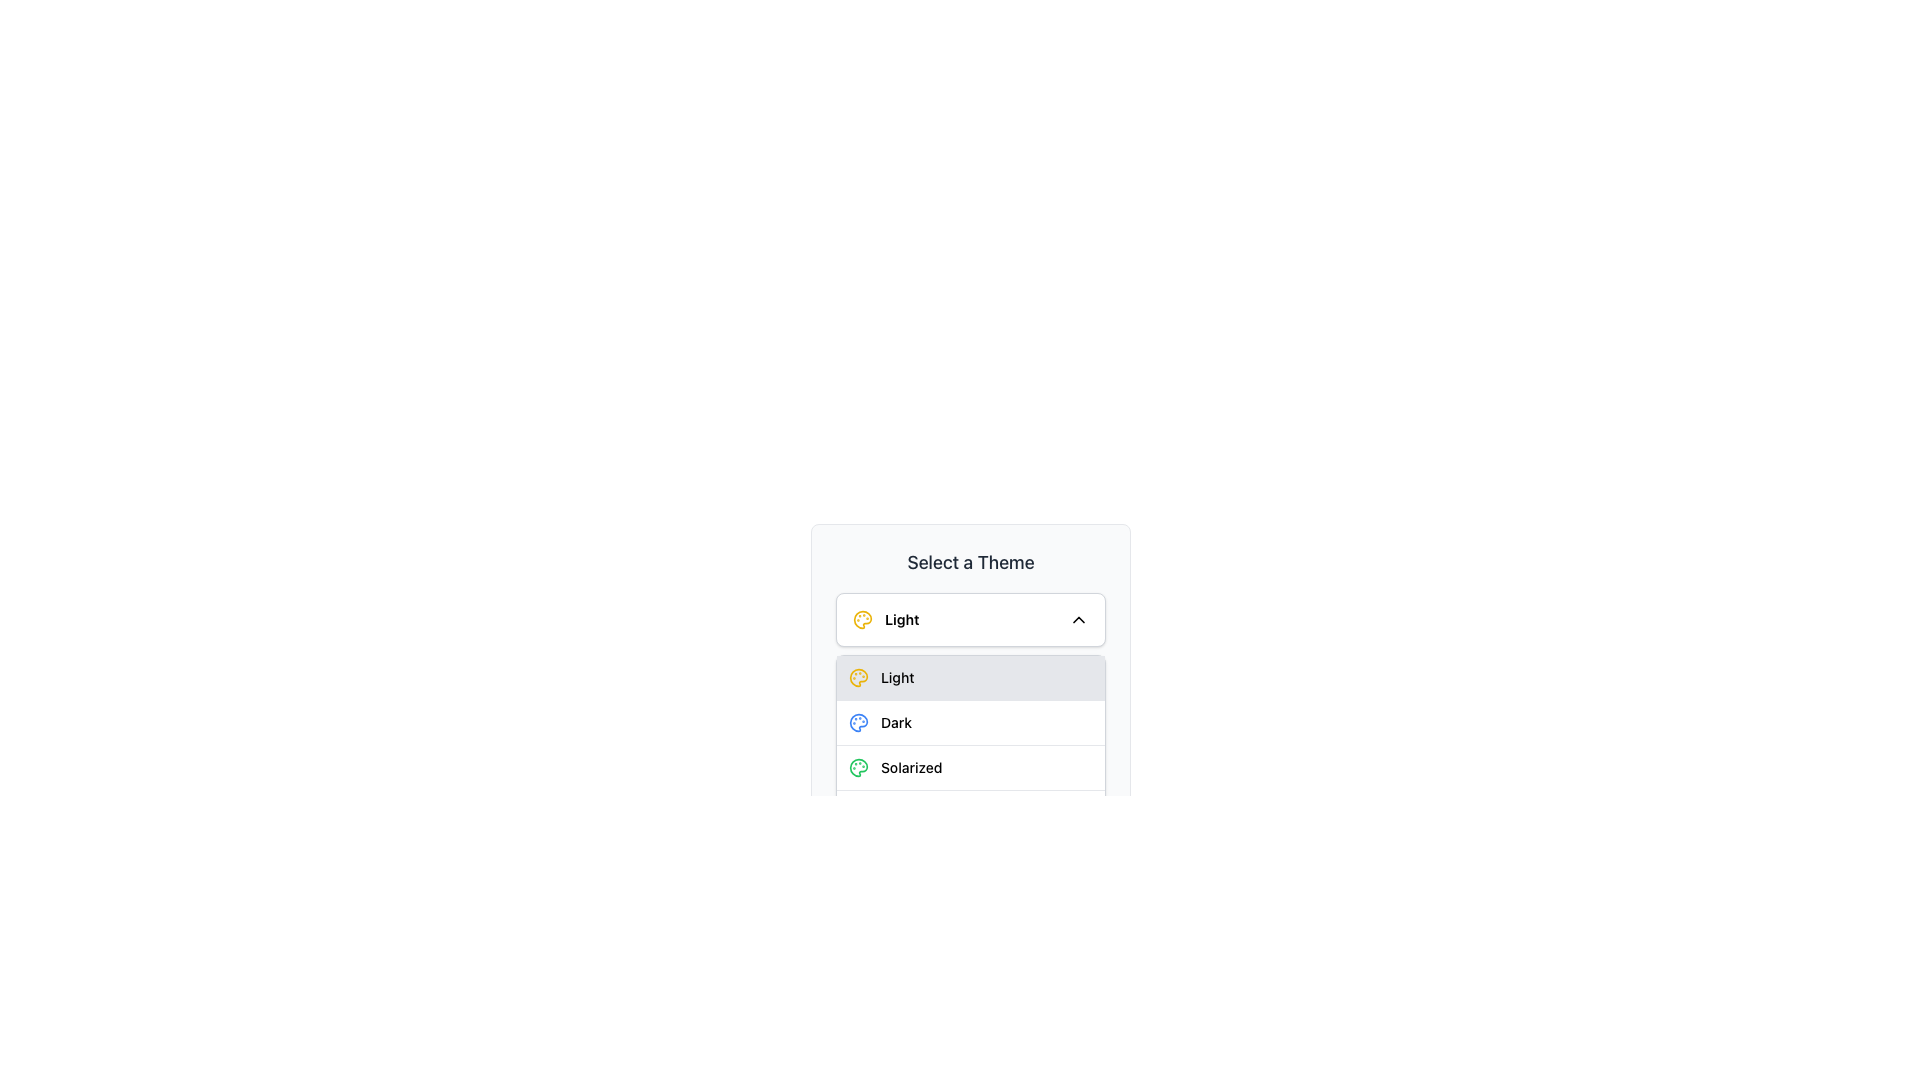 The width and height of the screenshot is (1920, 1080). Describe the element at coordinates (896, 677) in the screenshot. I see `the 'Light' theme selection label within the dropdown menu, which is highlighted and located under 'Select a Theme' with a palette icon adjacent to it` at that location.